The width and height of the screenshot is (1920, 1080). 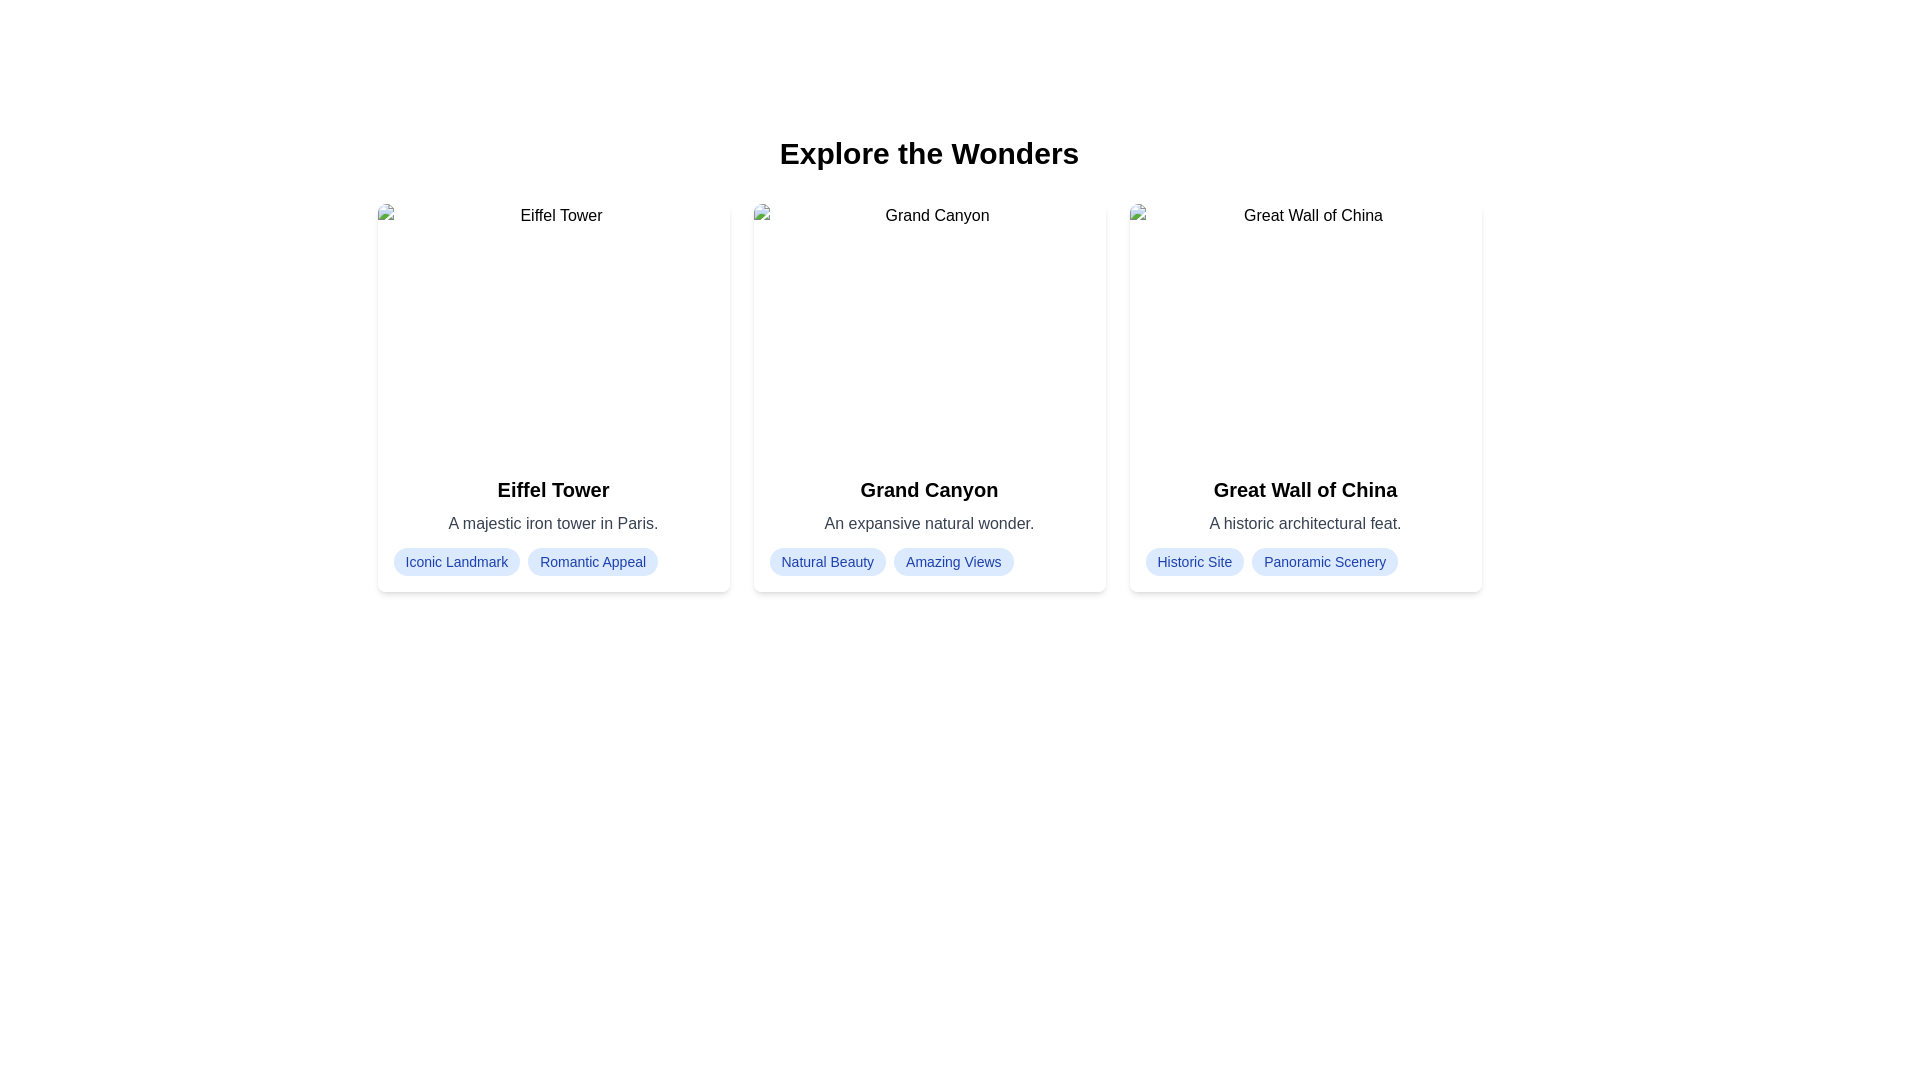 What do you see at coordinates (553, 397) in the screenshot?
I see `details of the first card titled 'Eiffel Tower', which describes it as 'A majestic iron tower in Paris.'` at bounding box center [553, 397].